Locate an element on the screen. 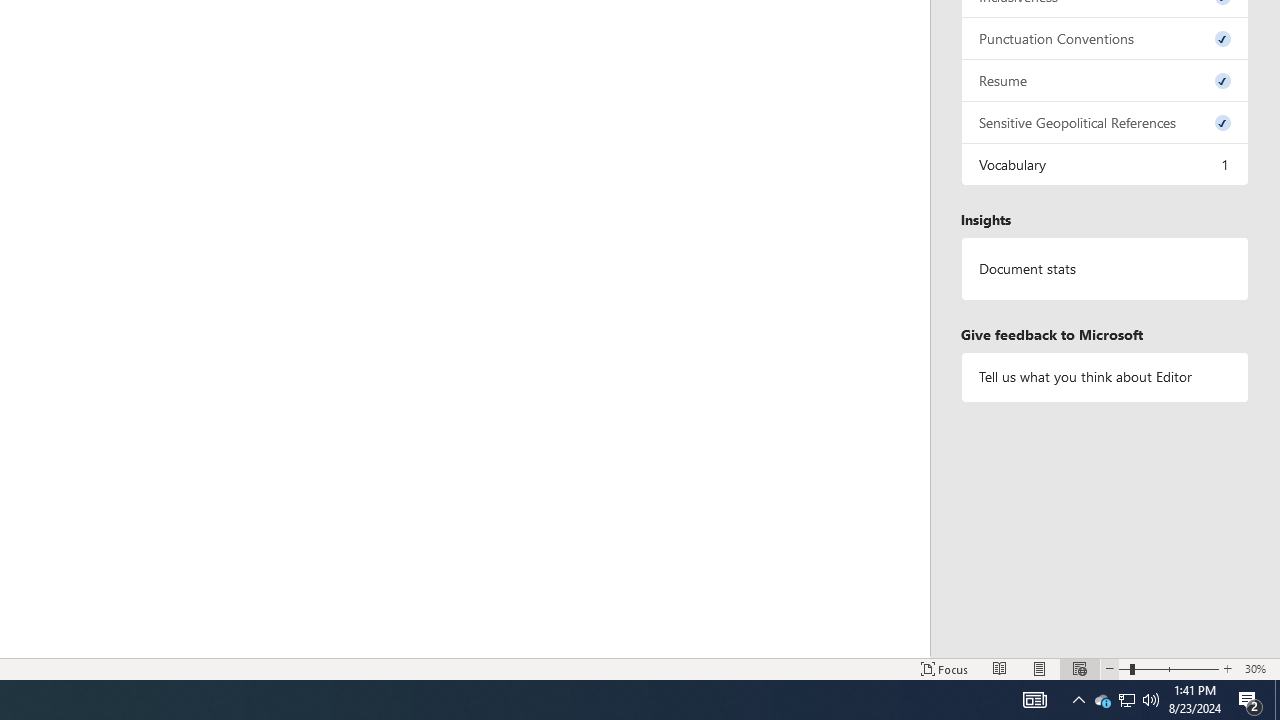 This screenshot has width=1280, height=720. 'Zoom Out' is located at coordinates (1124, 669).